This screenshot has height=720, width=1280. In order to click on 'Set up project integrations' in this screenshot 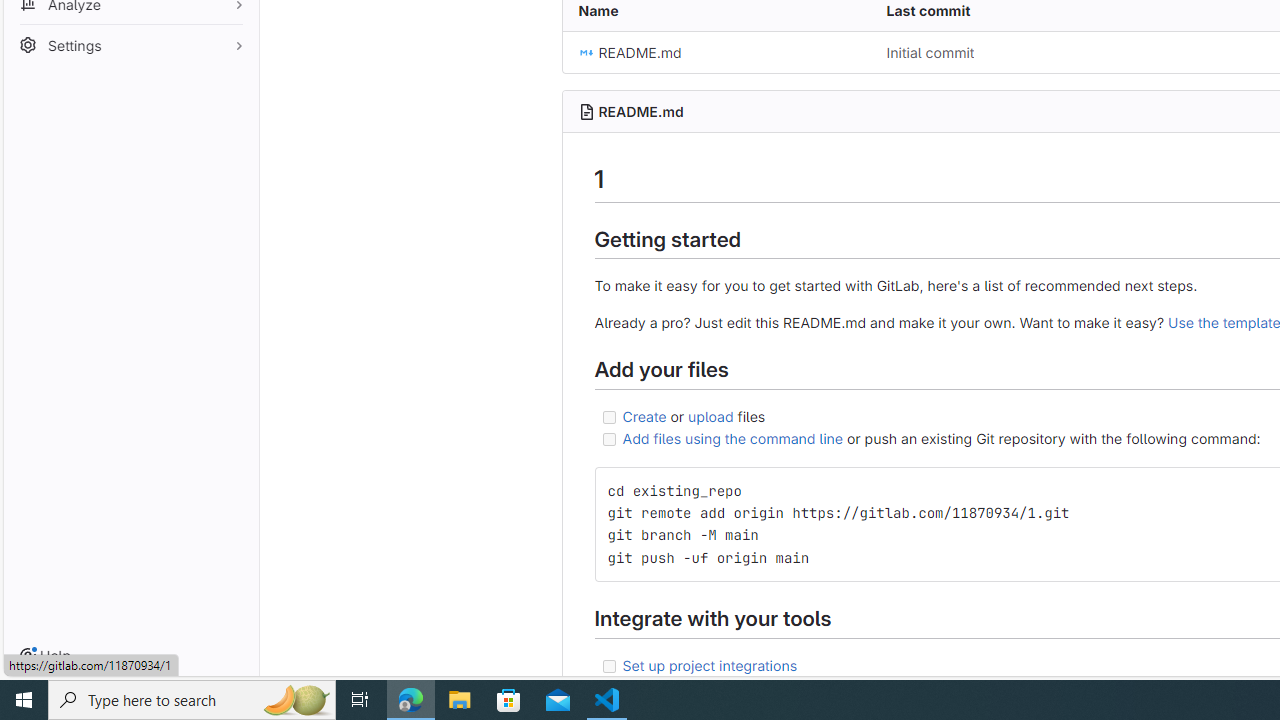, I will do `click(709, 664)`.